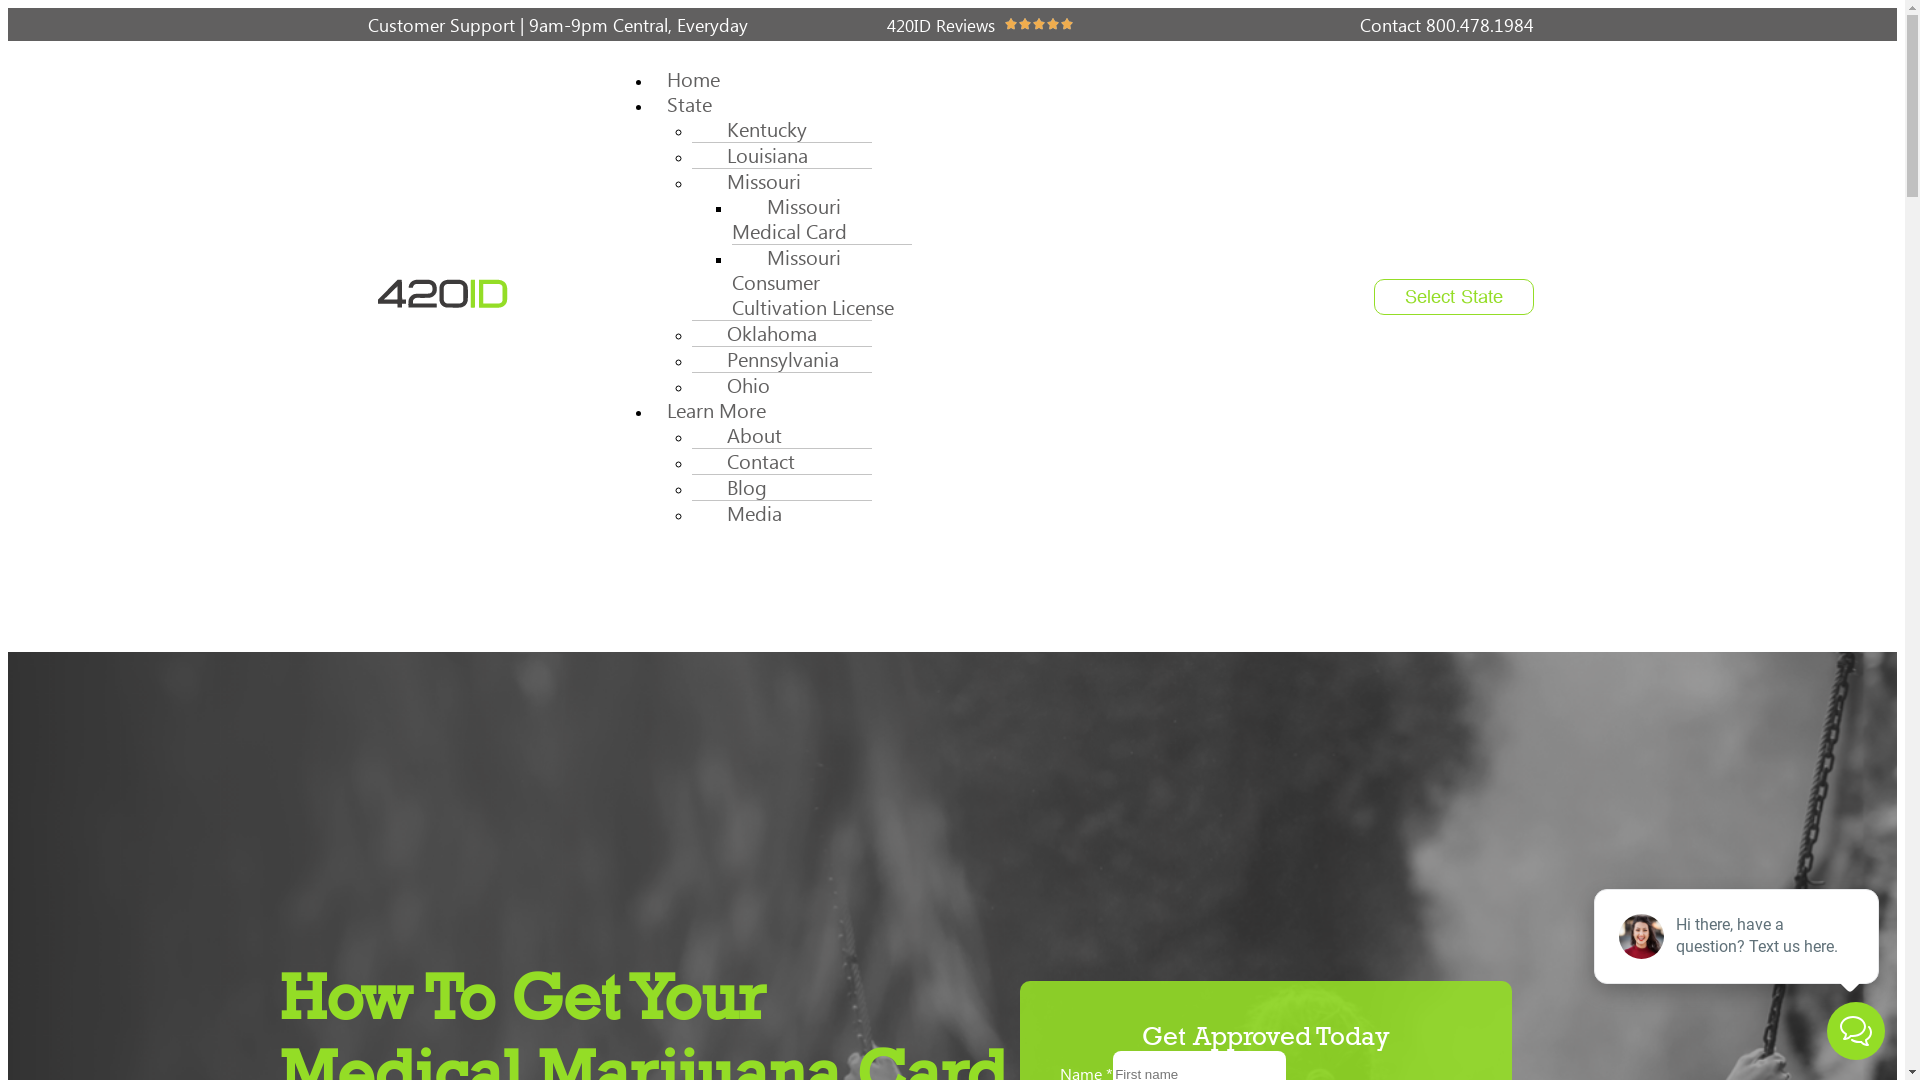 This screenshot has height=1080, width=1920. I want to click on 'Media', so click(743, 512).